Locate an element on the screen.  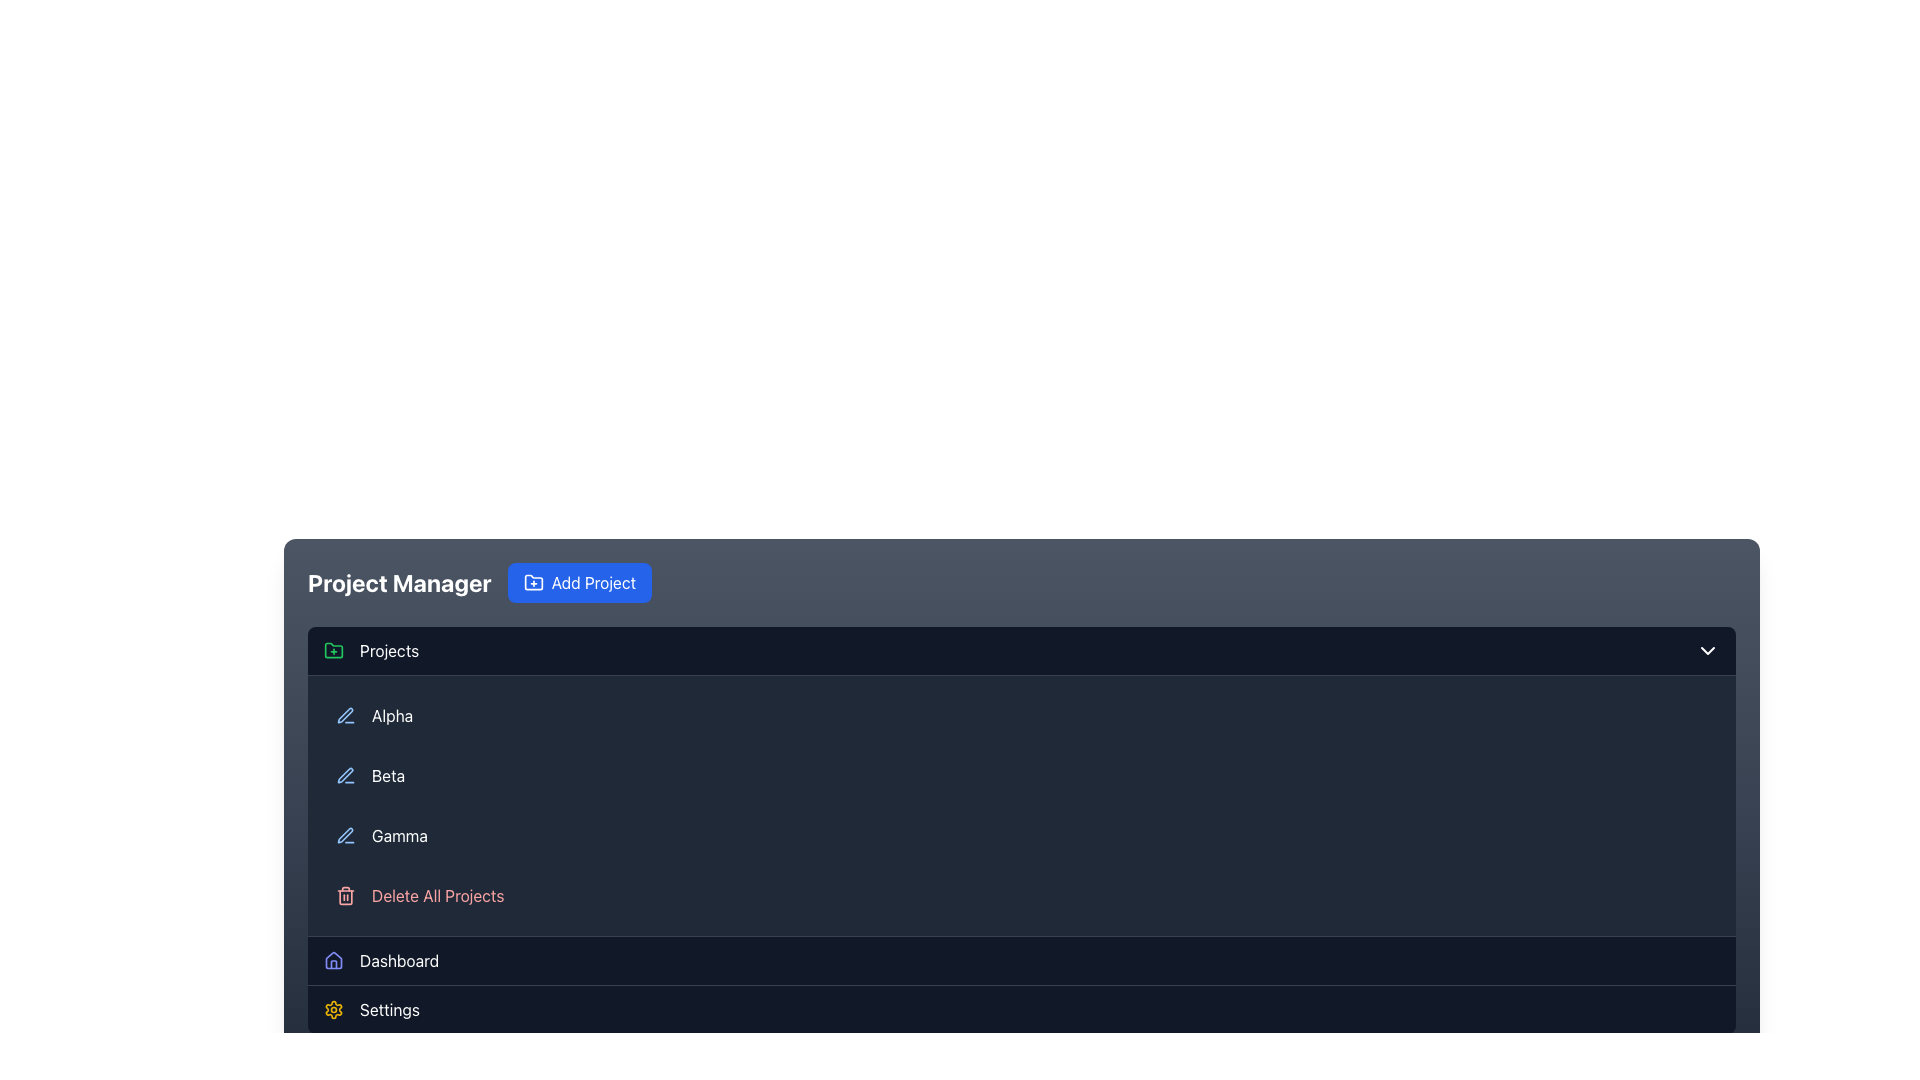
the 'Projects' text label with the green folder icon in the dark-themed sidebar, located below the 'Project Manager' heading is located at coordinates (371, 651).